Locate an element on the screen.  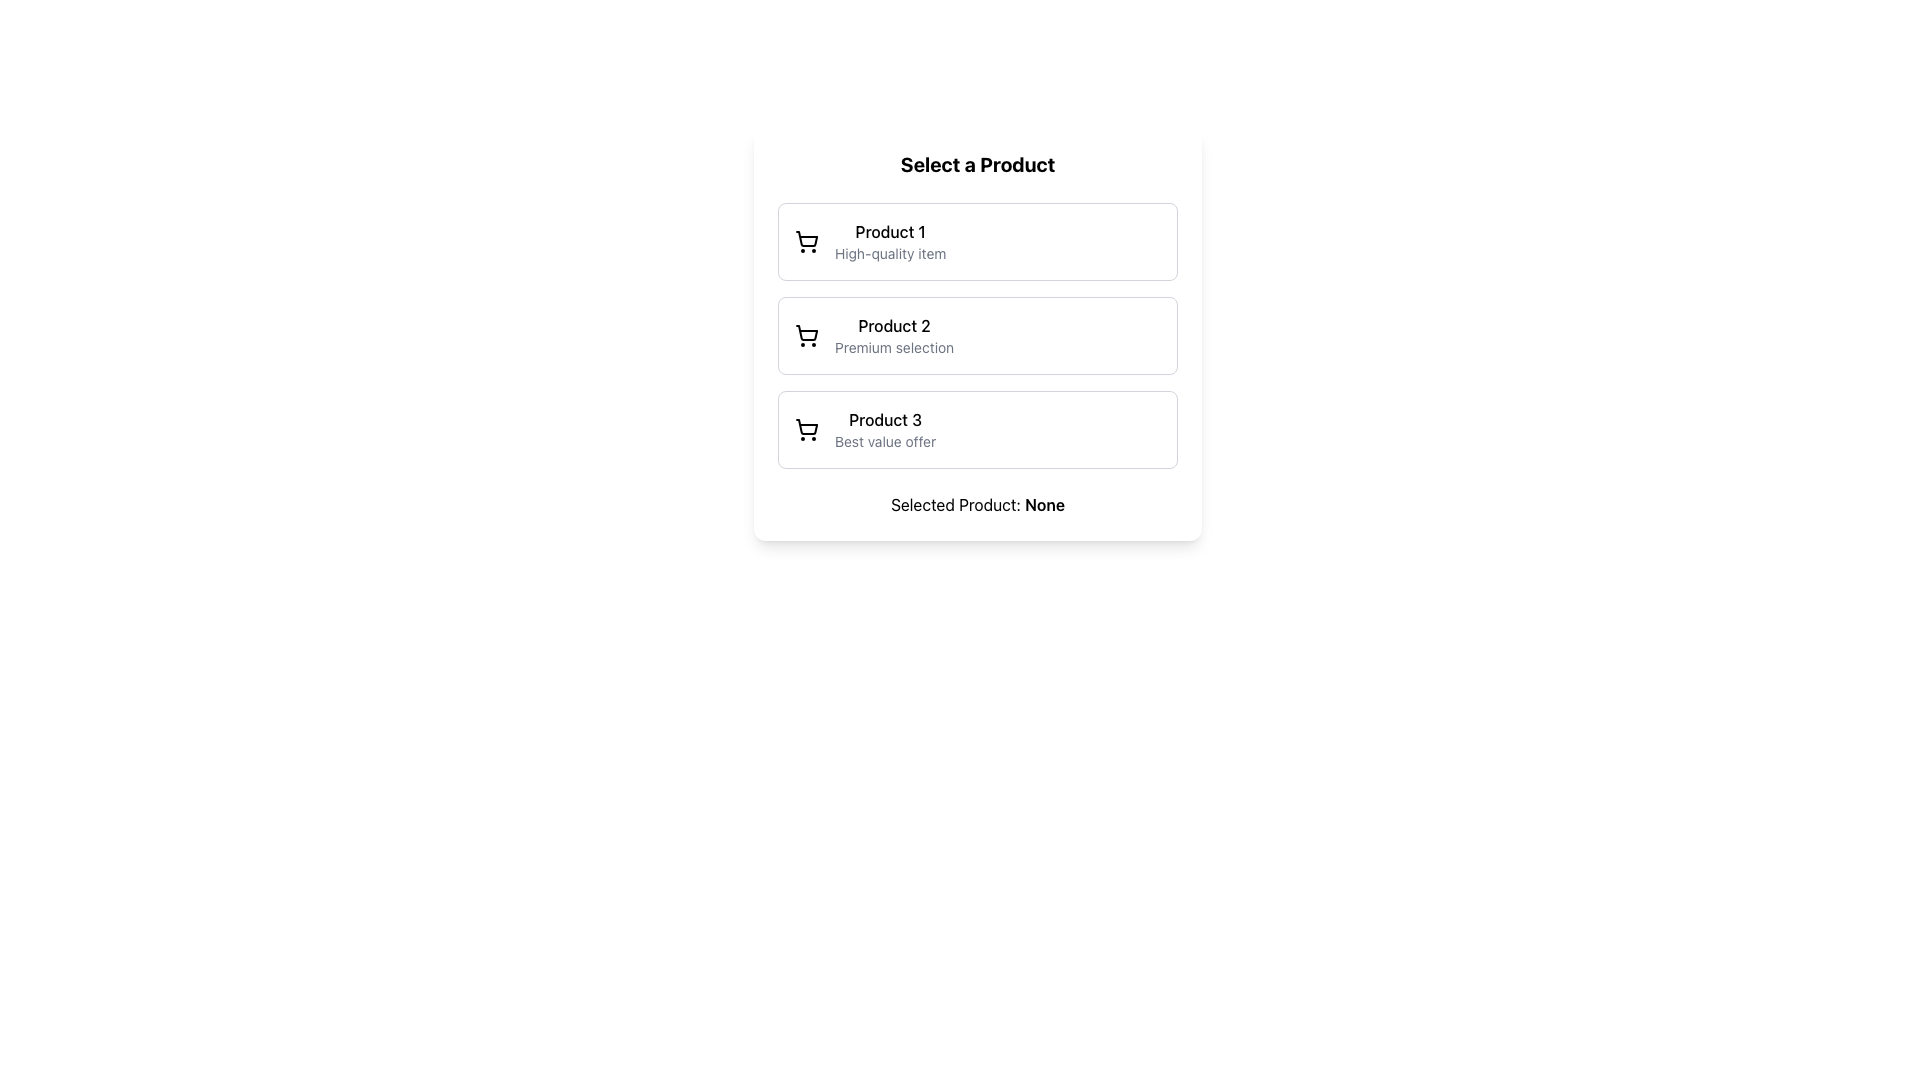
the descriptive text label for 'Product 3', which indicates it offers the best value compared to other products listed, located below the 'Product 3' label in the third selection box of the 'Select a Product' interface is located at coordinates (884, 441).